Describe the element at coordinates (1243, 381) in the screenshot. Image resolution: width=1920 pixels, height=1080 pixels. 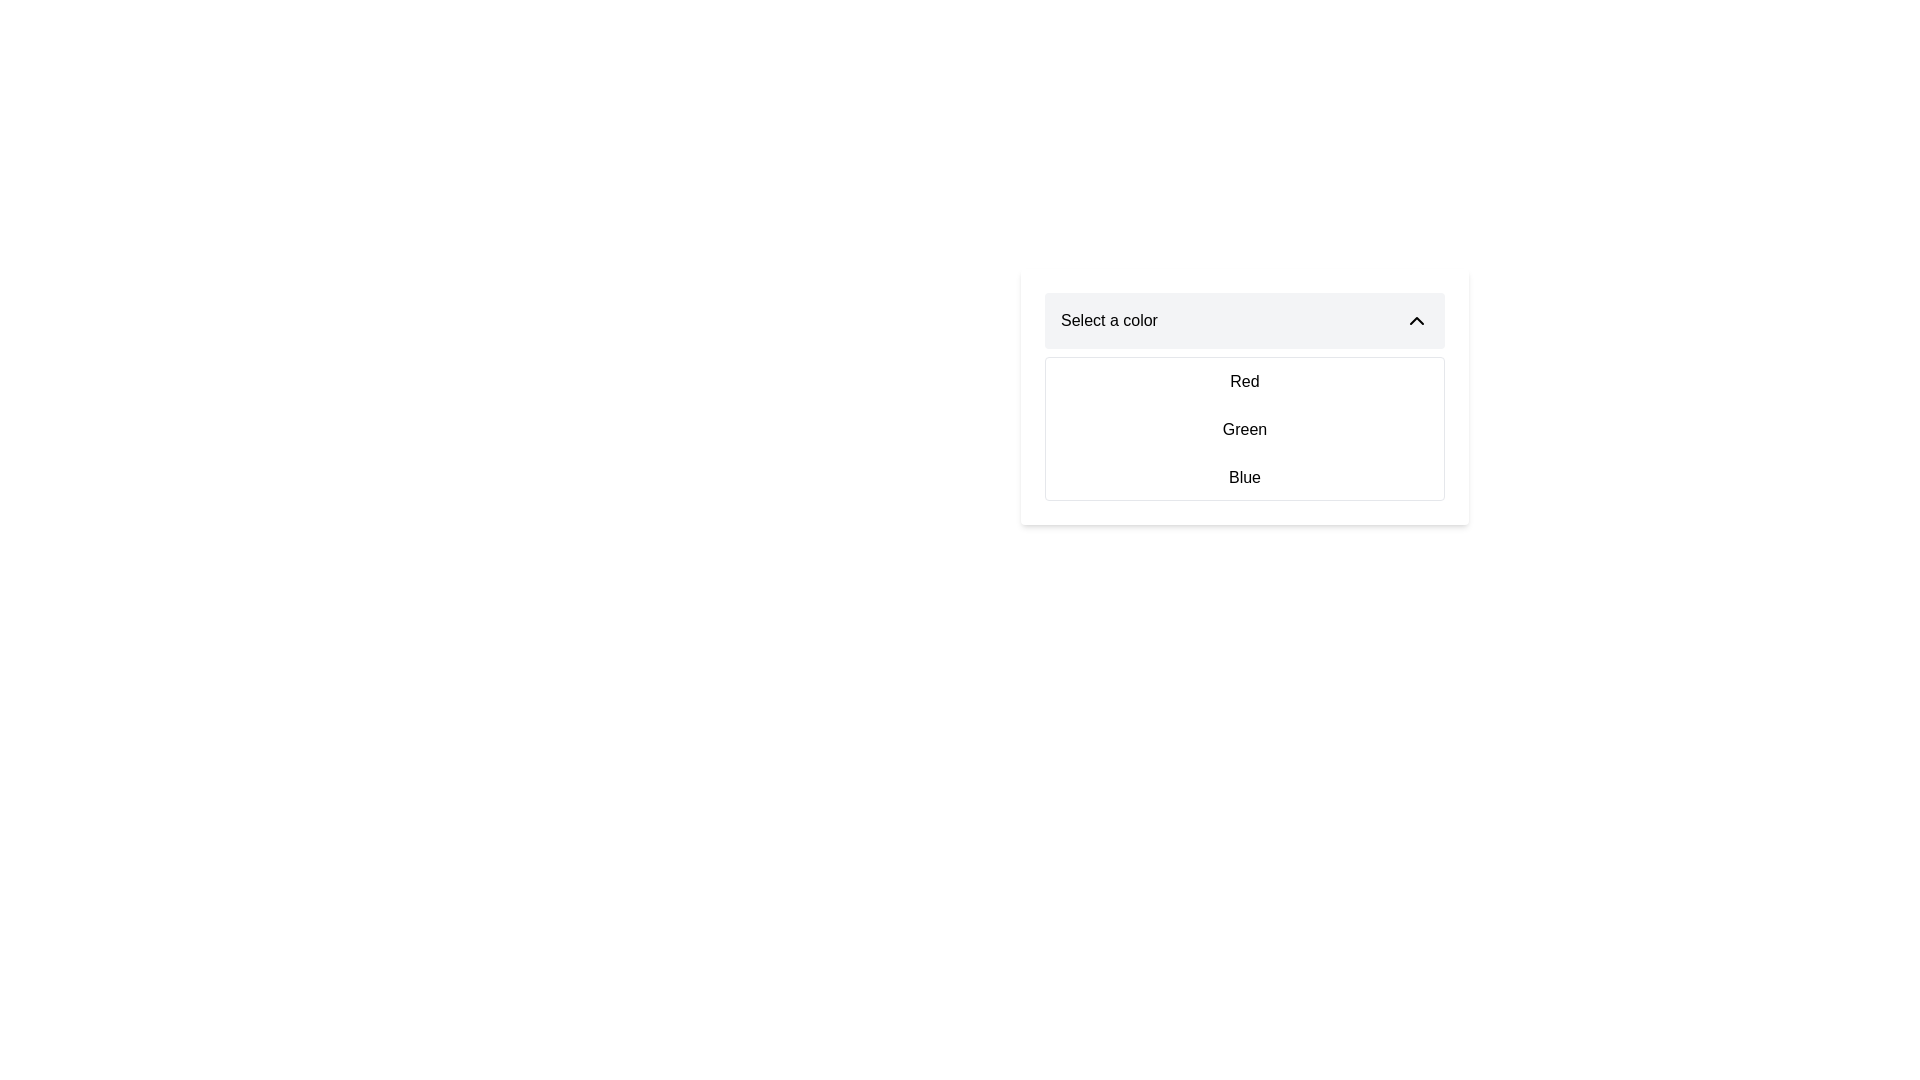
I see `the first item 'Red' in the dropdown list` at that location.